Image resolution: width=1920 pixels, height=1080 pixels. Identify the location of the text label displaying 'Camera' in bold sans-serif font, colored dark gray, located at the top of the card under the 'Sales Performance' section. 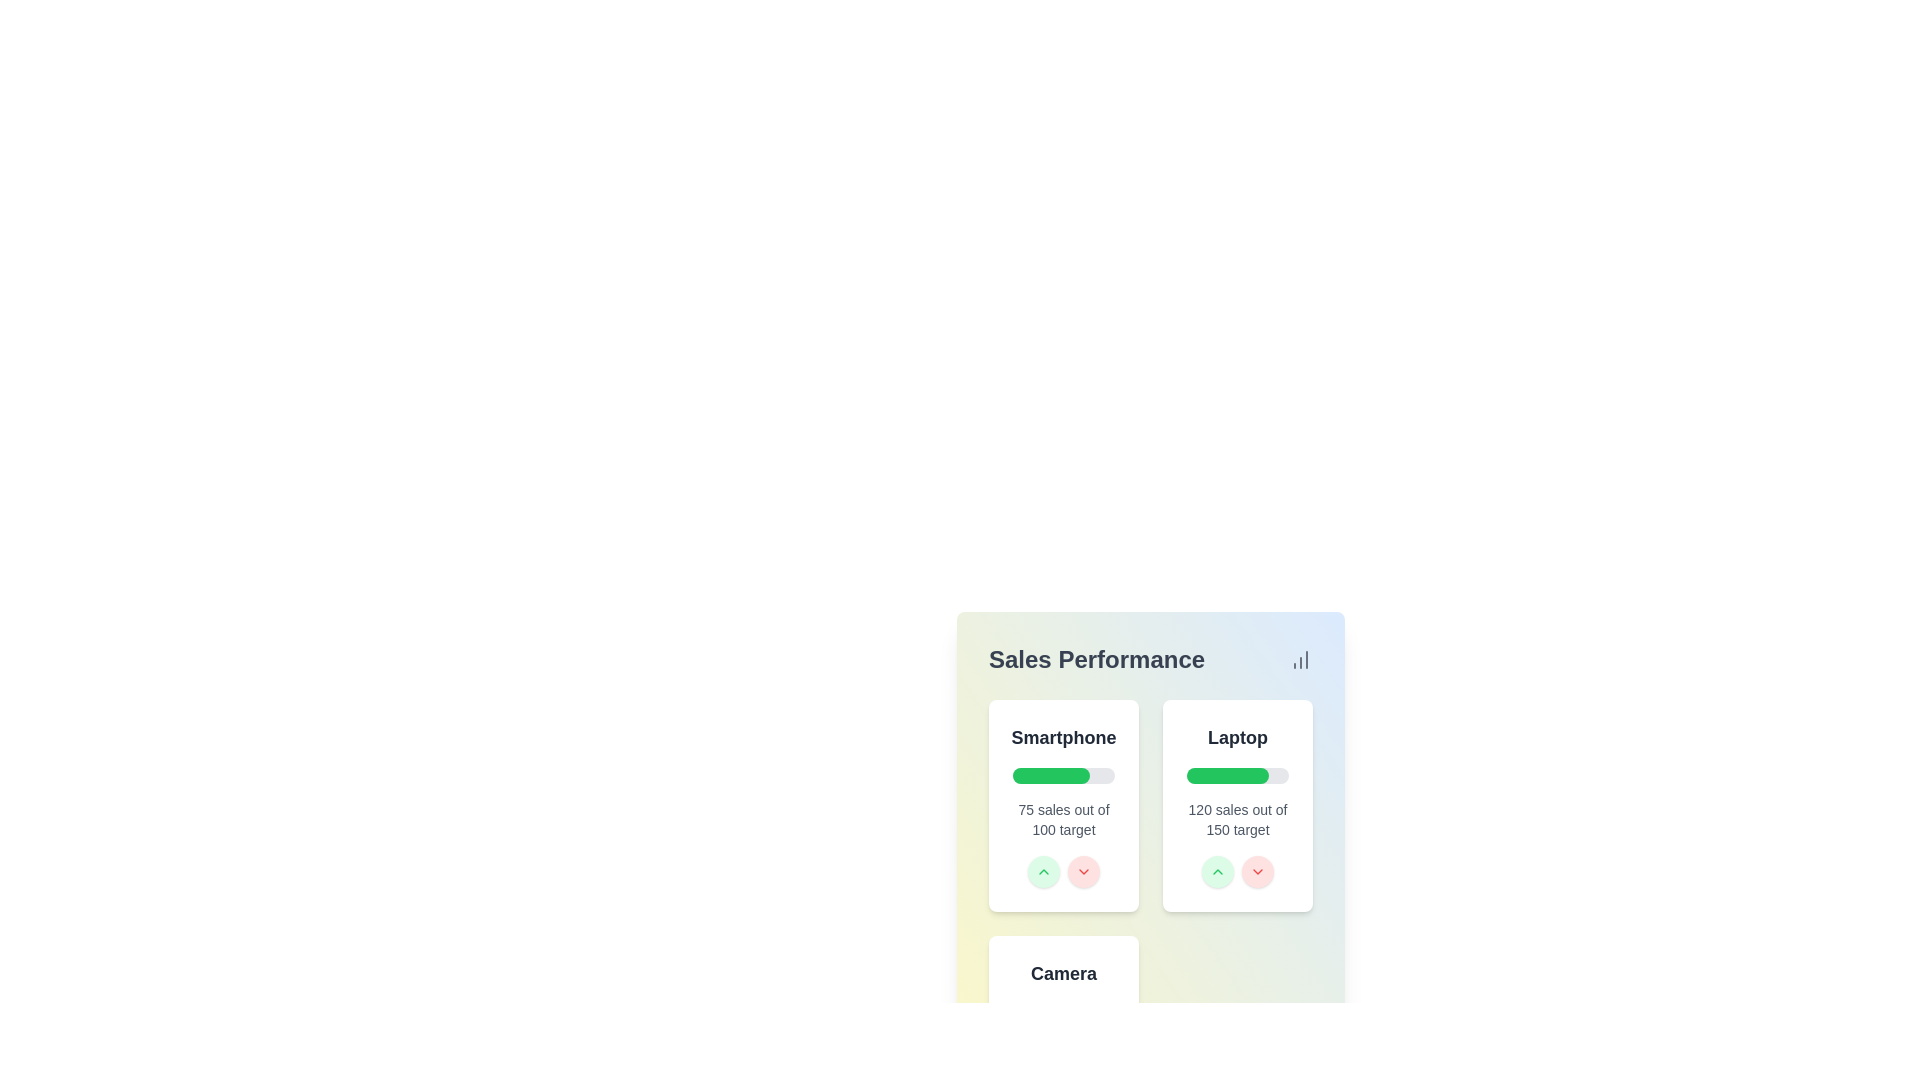
(1063, 973).